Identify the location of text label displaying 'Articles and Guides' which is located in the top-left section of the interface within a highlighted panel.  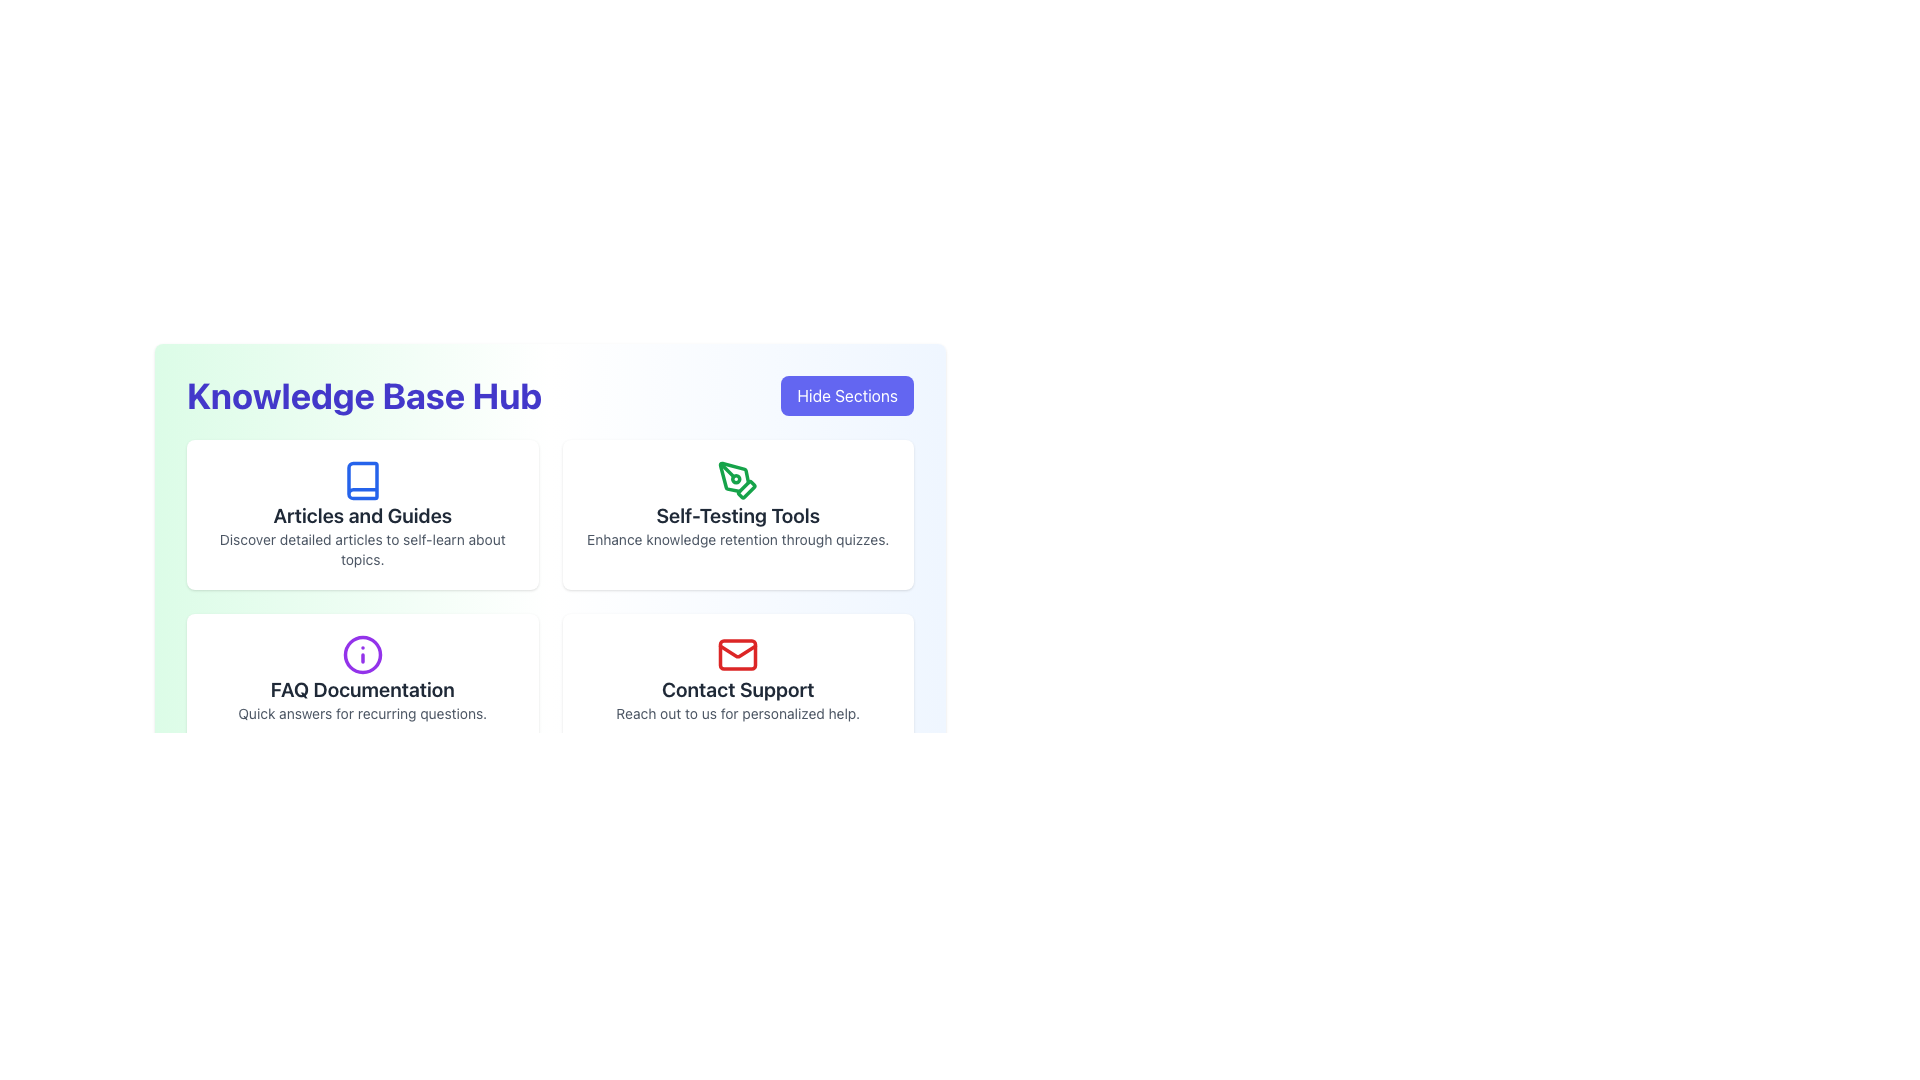
(362, 515).